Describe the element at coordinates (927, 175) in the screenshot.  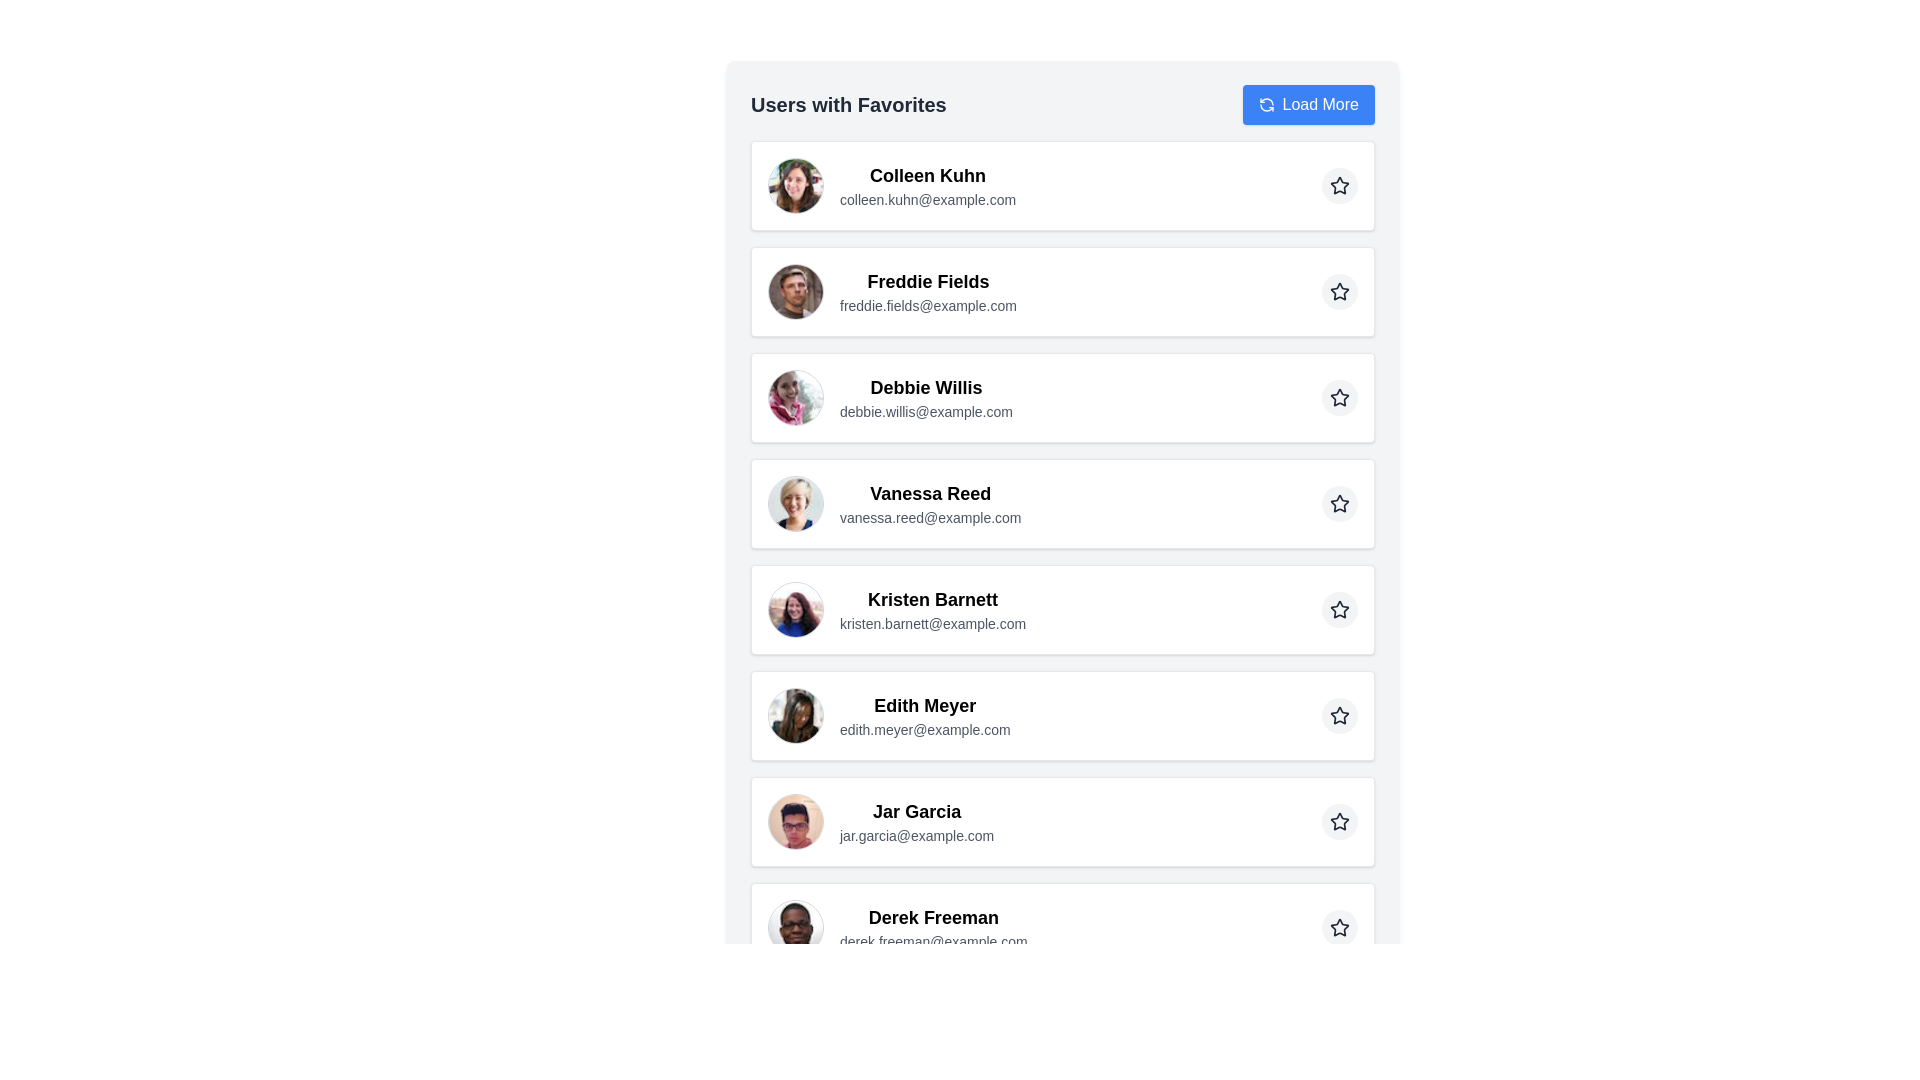
I see `the text component displaying 'Colleen Kuhn', which is styled in bold and large font, located in the upper section of the user card interface` at that location.